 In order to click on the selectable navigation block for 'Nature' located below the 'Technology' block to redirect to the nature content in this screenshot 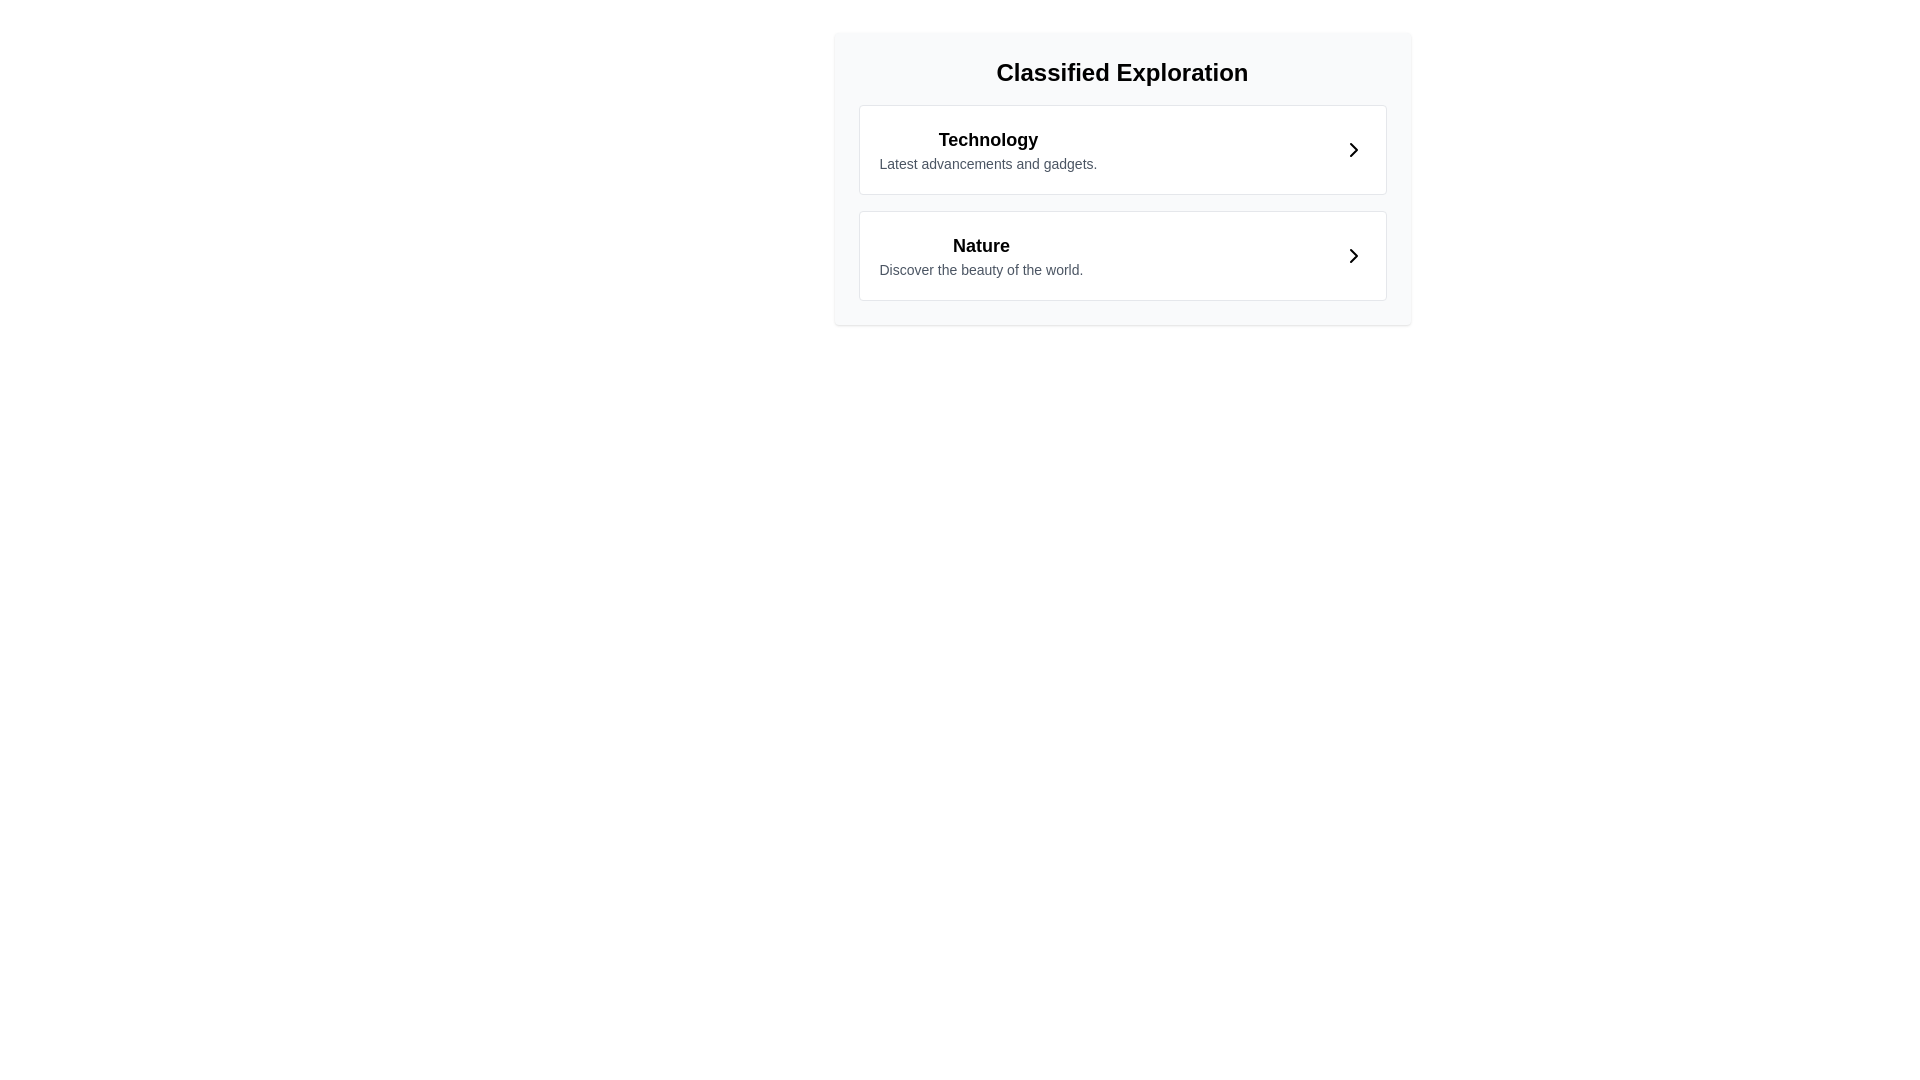, I will do `click(1122, 254)`.